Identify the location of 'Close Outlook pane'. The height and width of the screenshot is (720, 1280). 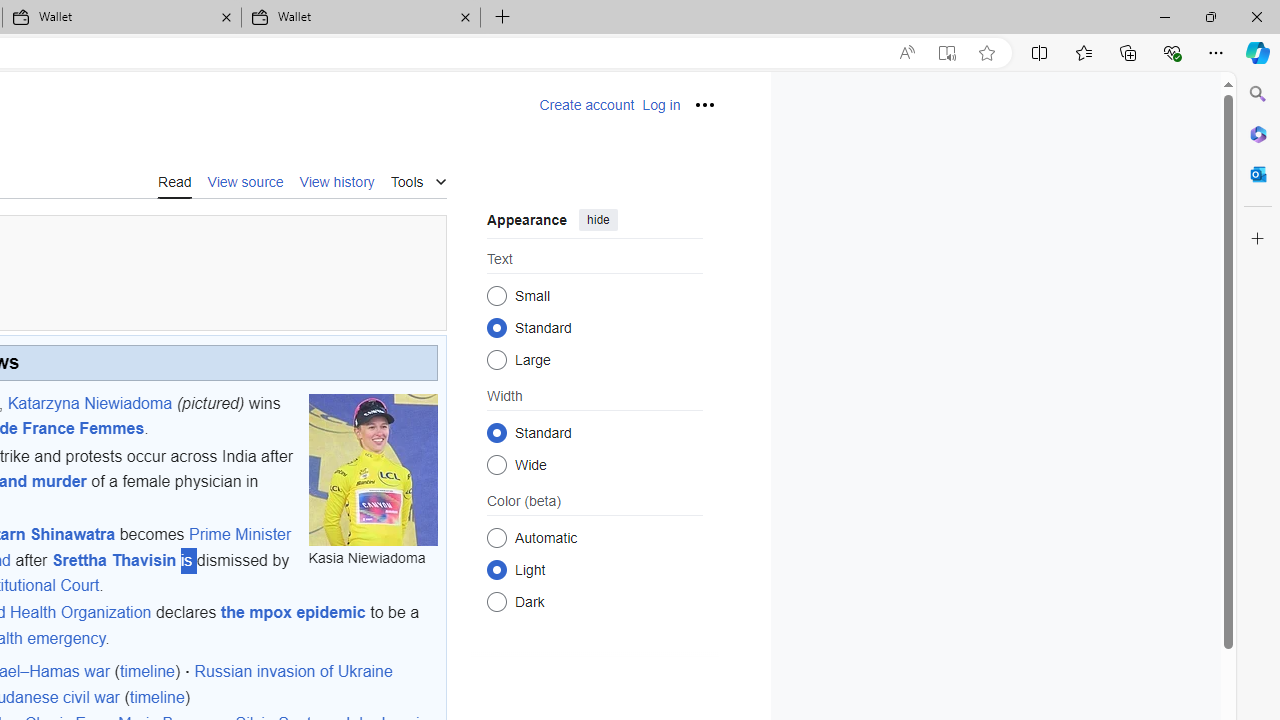
(1257, 173).